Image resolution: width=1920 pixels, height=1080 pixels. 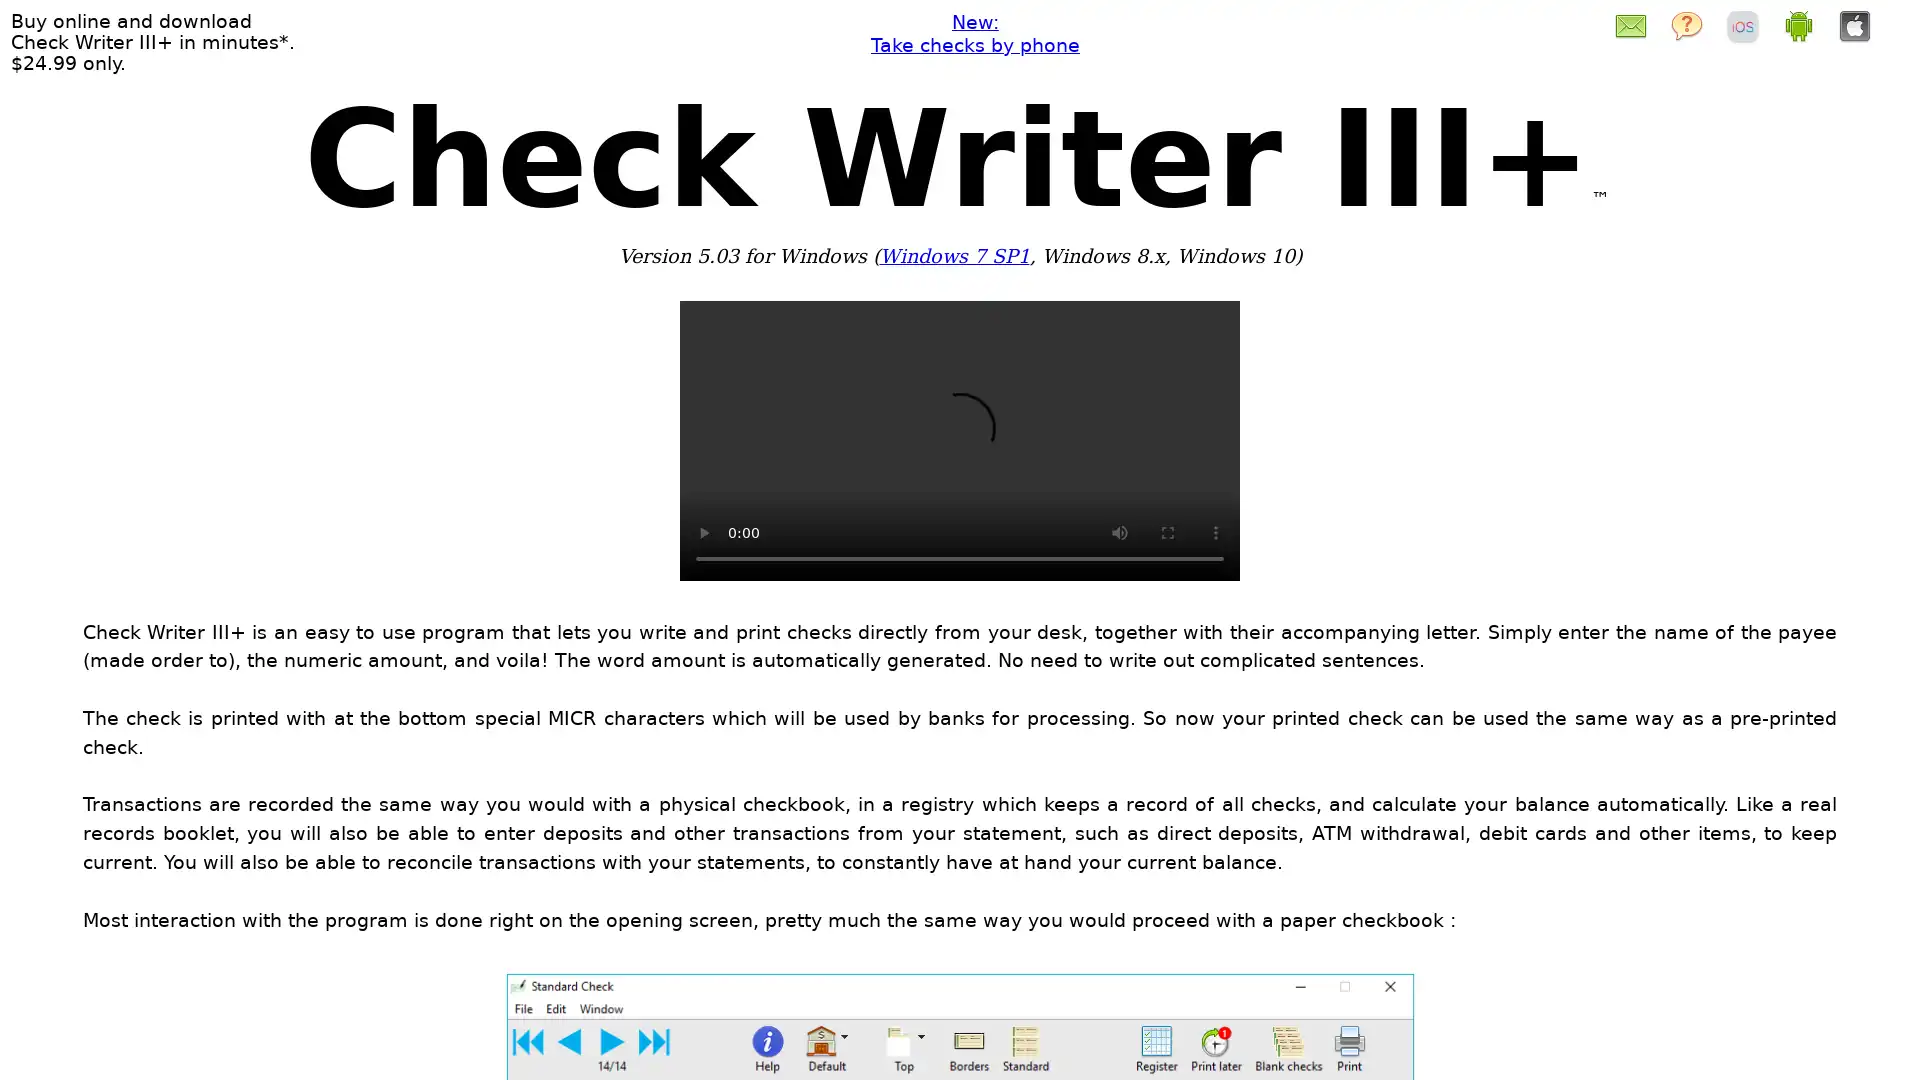 What do you see at coordinates (1167, 531) in the screenshot?
I see `enter full screen` at bounding box center [1167, 531].